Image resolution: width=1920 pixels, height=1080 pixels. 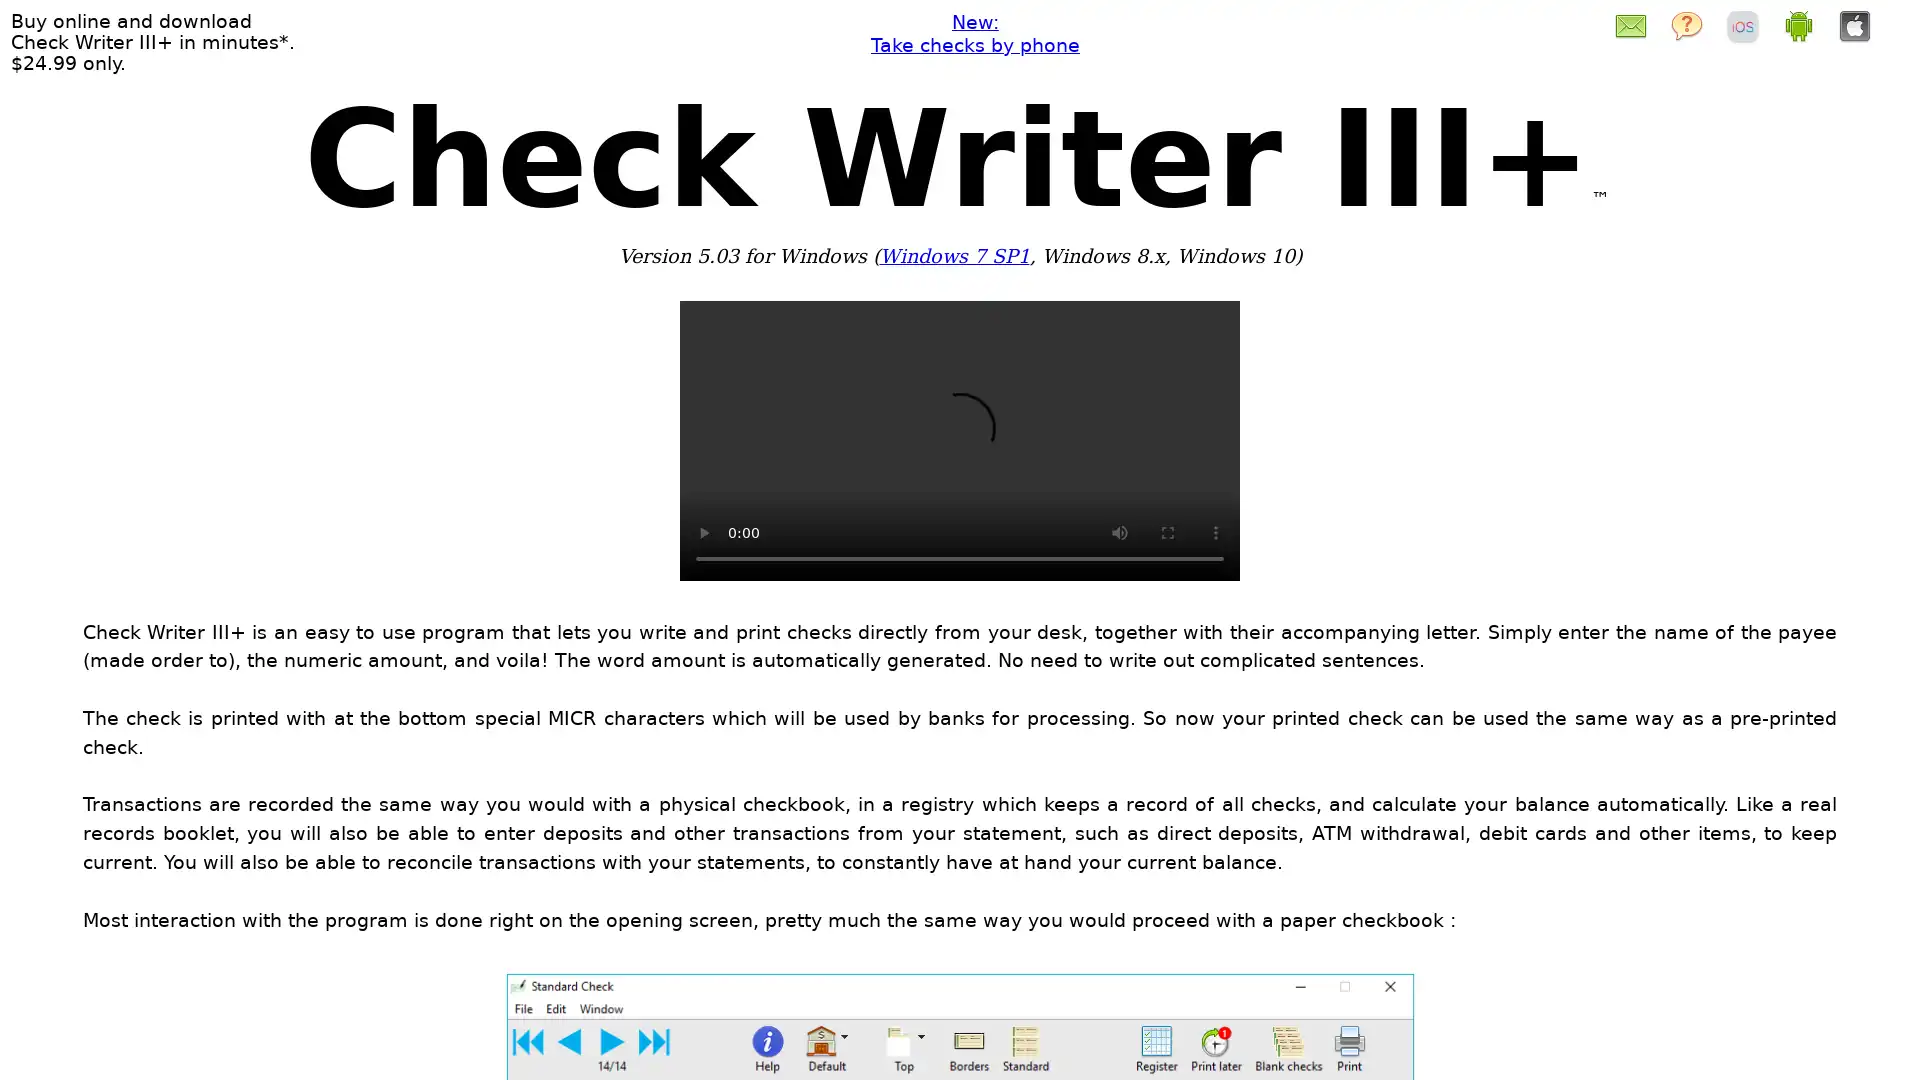 What do you see at coordinates (1167, 531) in the screenshot?
I see `enter full screen` at bounding box center [1167, 531].